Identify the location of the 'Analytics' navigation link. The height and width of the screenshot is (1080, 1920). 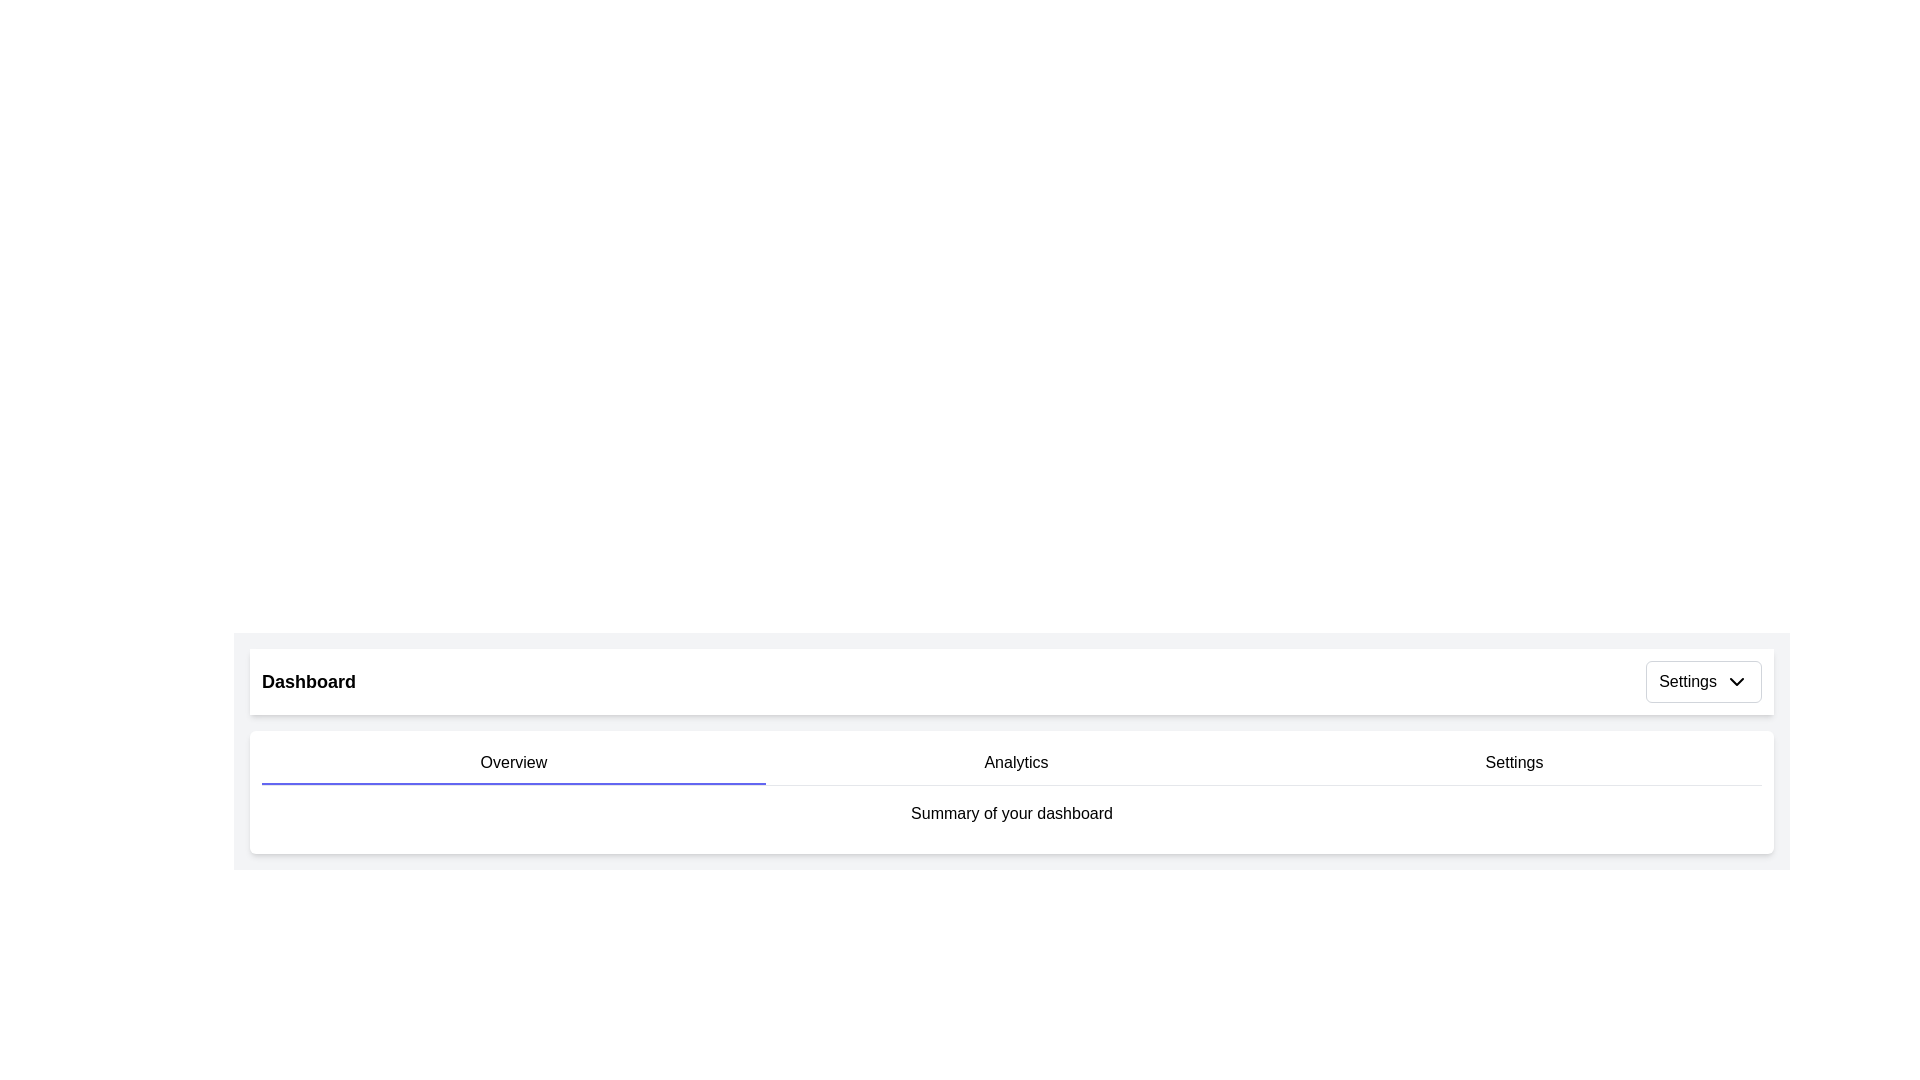
(1016, 763).